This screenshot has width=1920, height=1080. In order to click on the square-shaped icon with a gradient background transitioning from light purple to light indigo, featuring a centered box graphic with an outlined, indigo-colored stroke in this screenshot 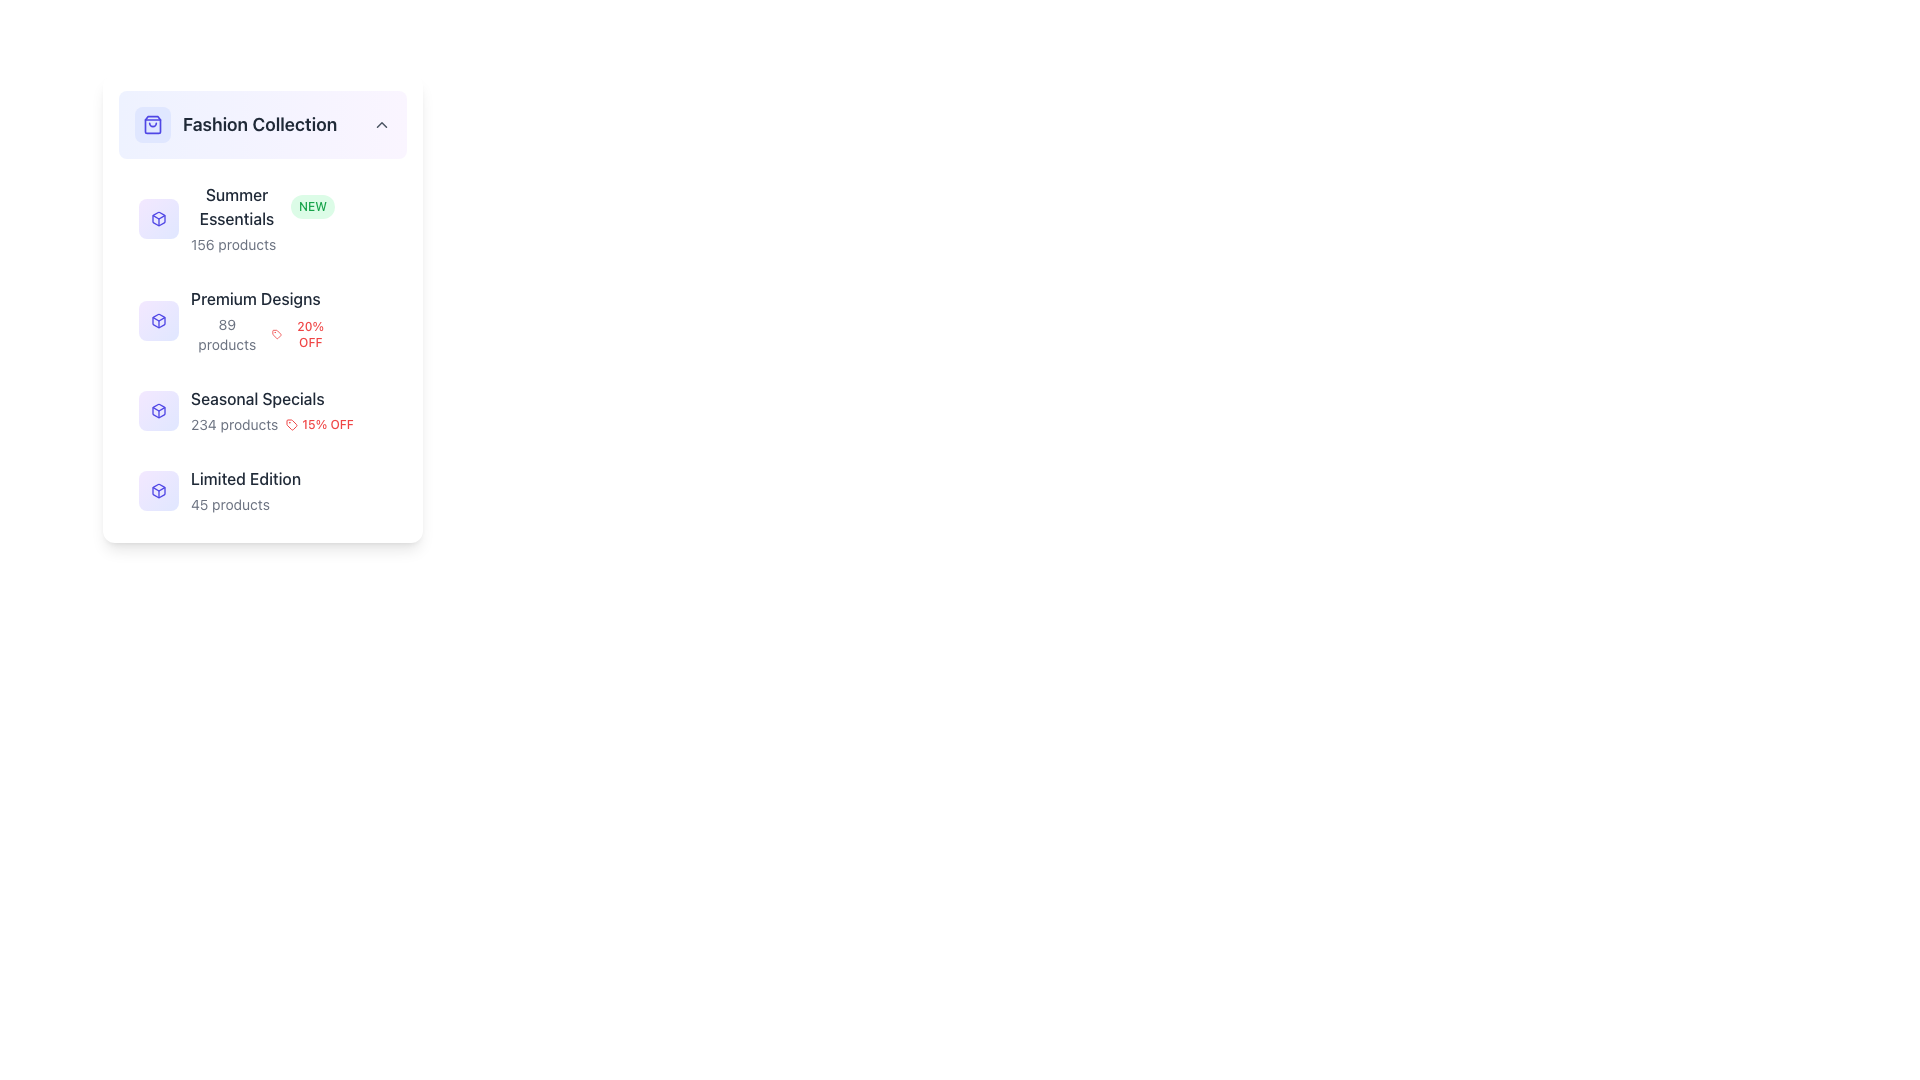, I will do `click(157, 410)`.